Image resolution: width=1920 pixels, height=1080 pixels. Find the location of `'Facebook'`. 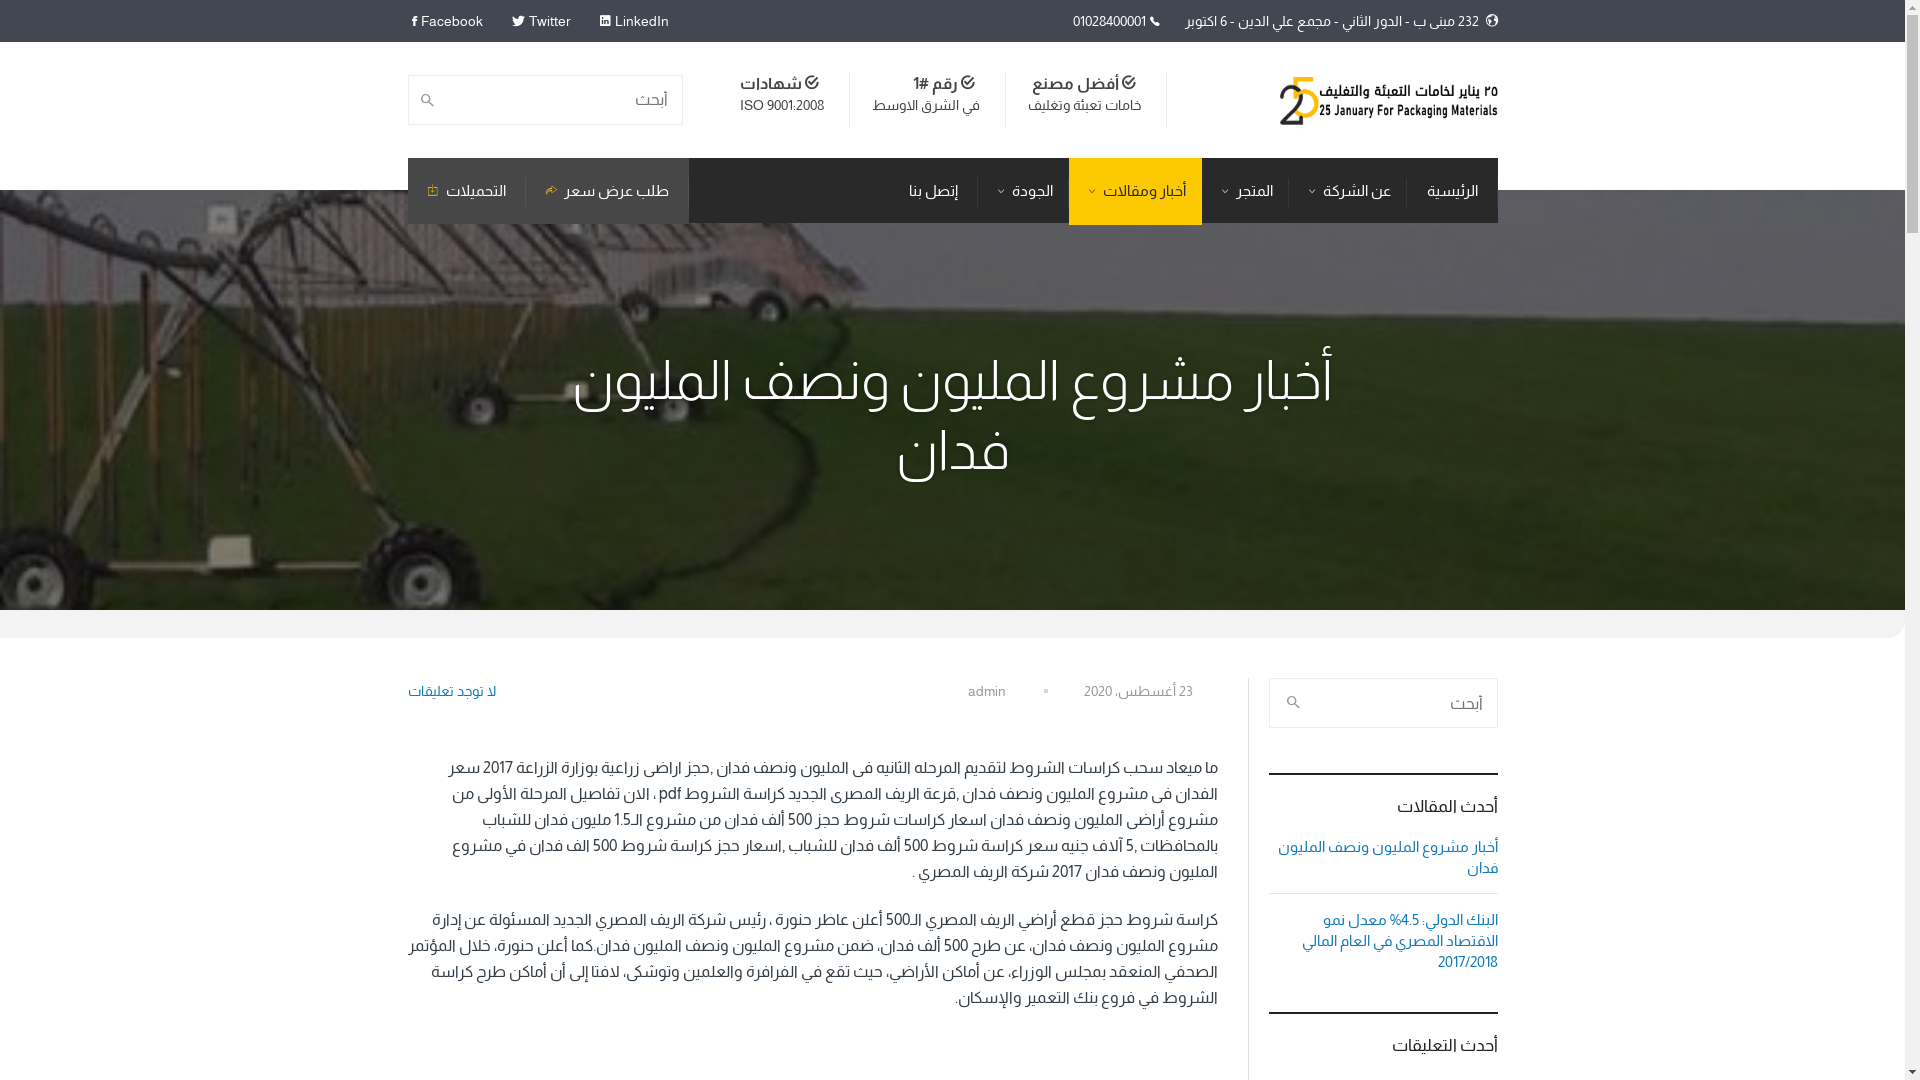

'Facebook' is located at coordinates (450, 20).